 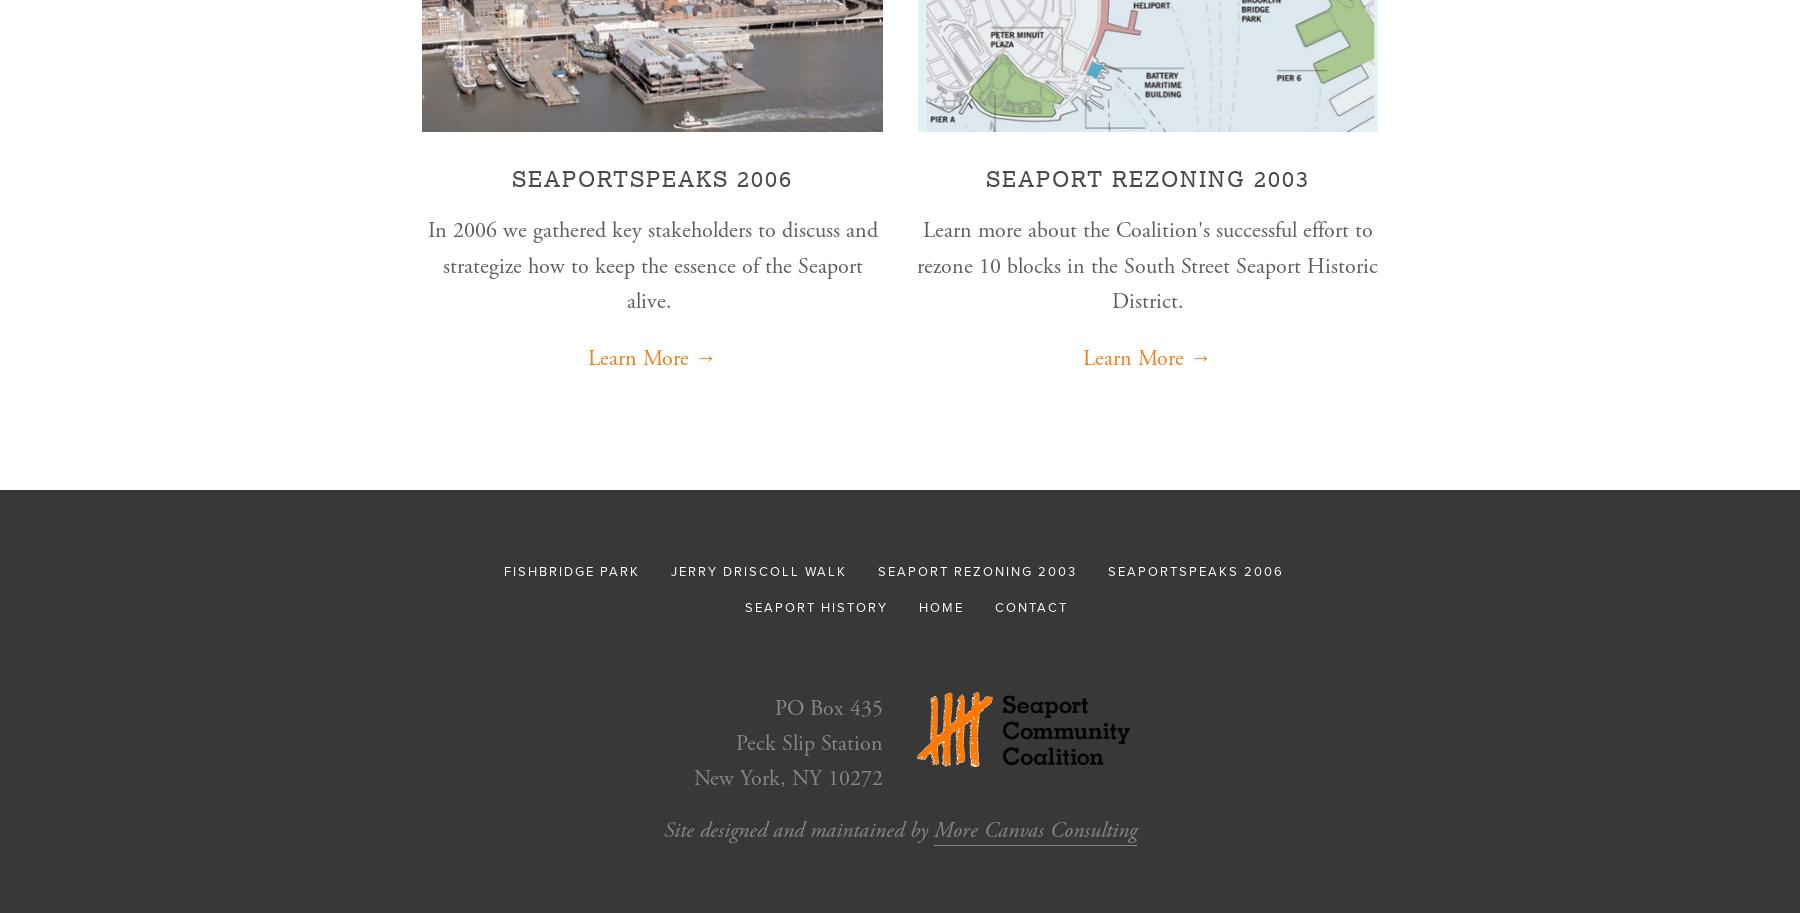 I want to click on 'HOME', so click(x=918, y=606).